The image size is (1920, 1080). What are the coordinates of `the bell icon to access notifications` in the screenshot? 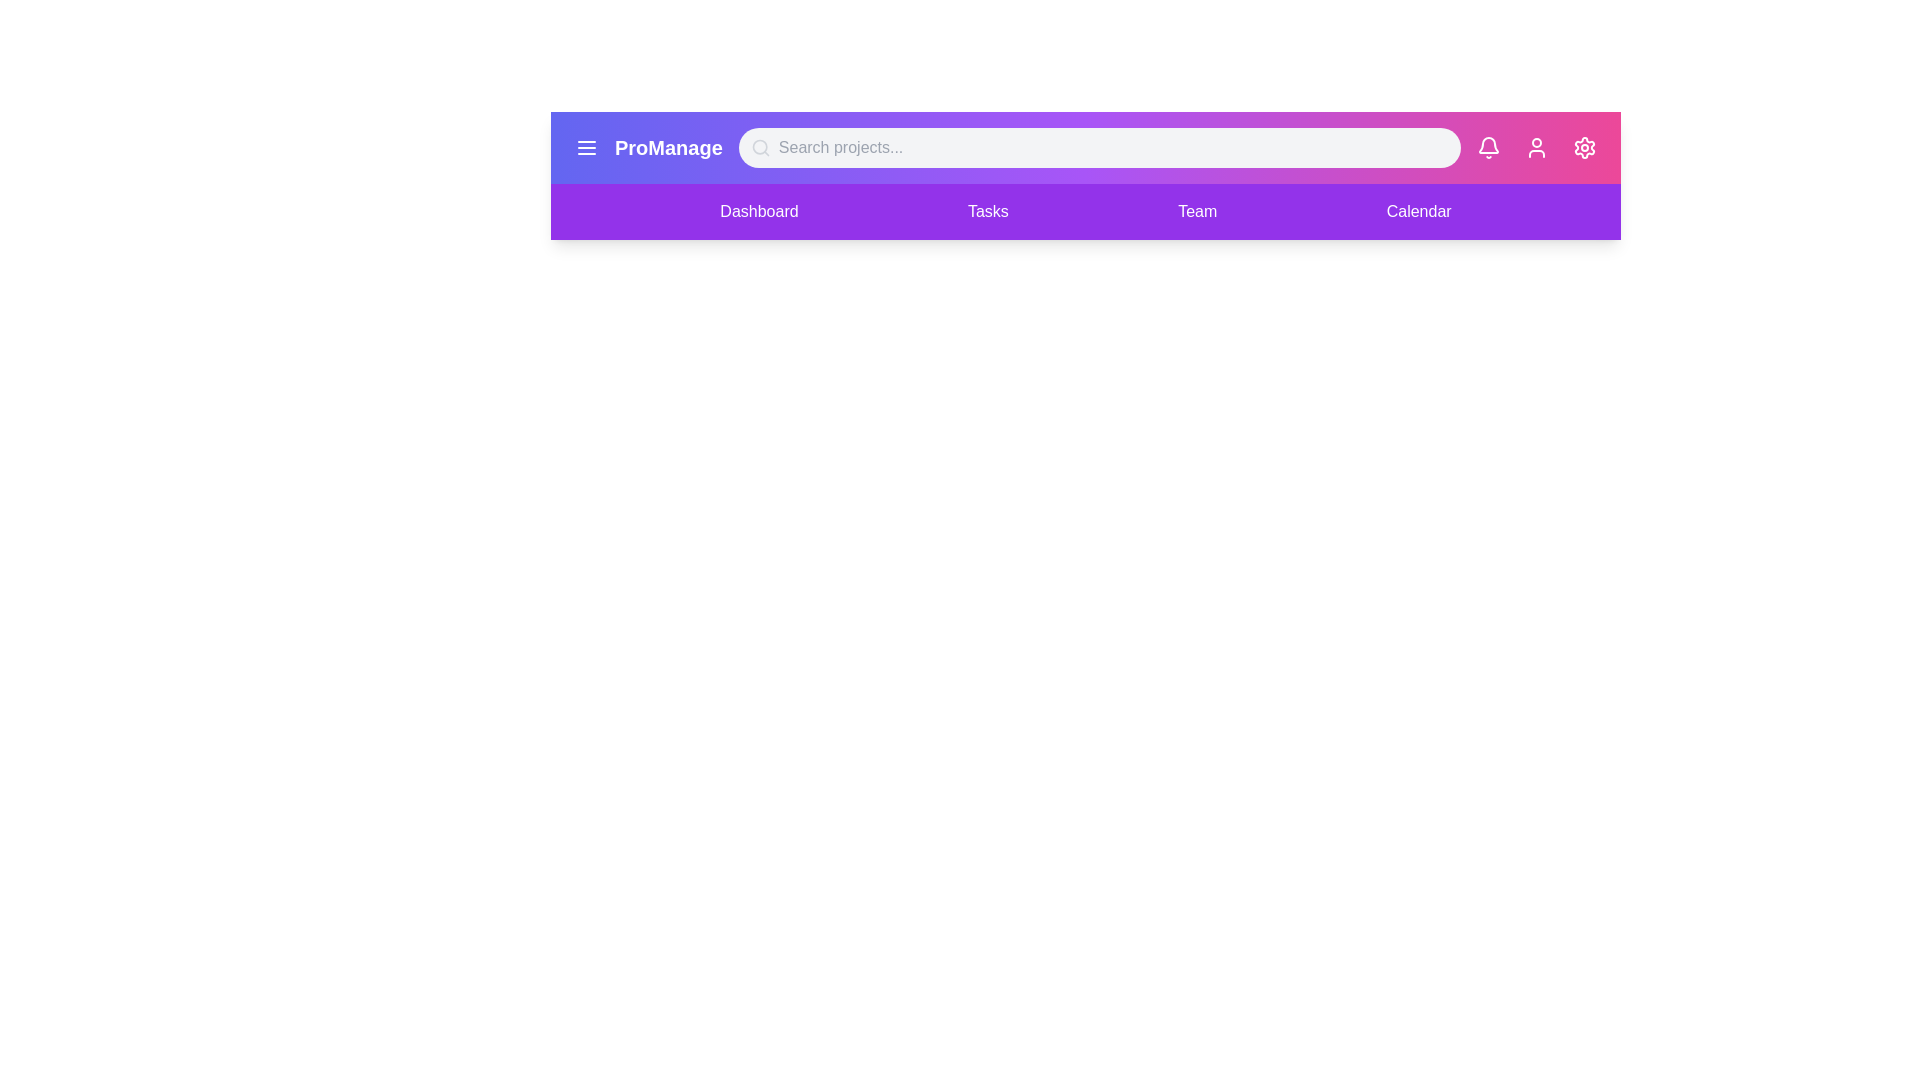 It's located at (1488, 146).